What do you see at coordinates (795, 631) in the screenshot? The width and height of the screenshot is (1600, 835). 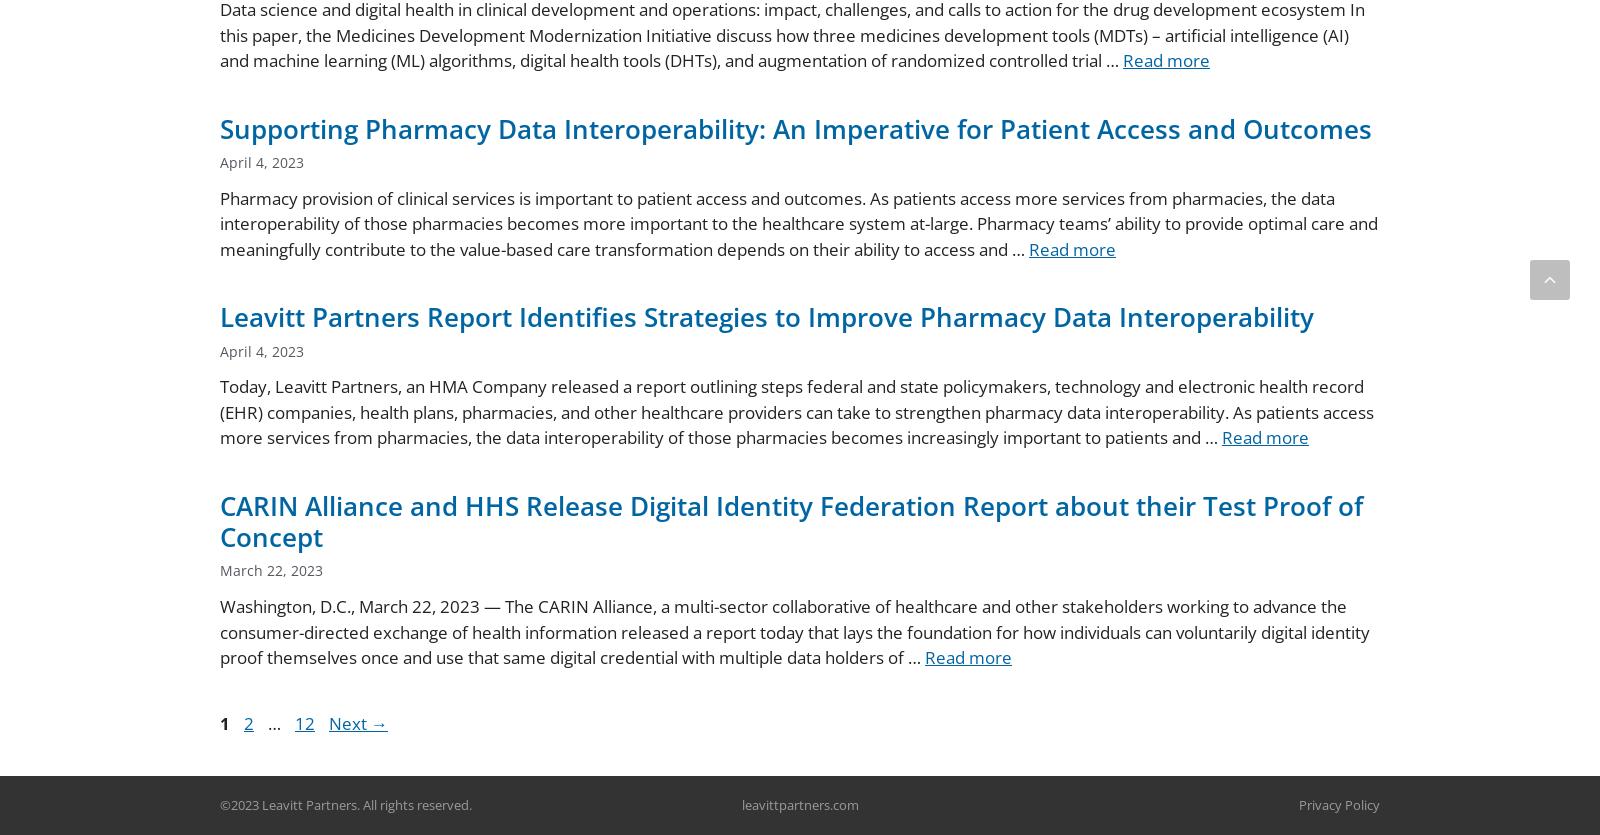 I see `'Washington, D.C., March 22, 2023 — The CARIN Alliance, a multi-sector collaborative of healthcare and other stakeholders working to advance the consumer-directed exchange of health information released a report today that lays the foundation for how individuals can voluntarily digital identity proof themselves once and use that same digital credential with multiple data holders of …'` at bounding box center [795, 631].